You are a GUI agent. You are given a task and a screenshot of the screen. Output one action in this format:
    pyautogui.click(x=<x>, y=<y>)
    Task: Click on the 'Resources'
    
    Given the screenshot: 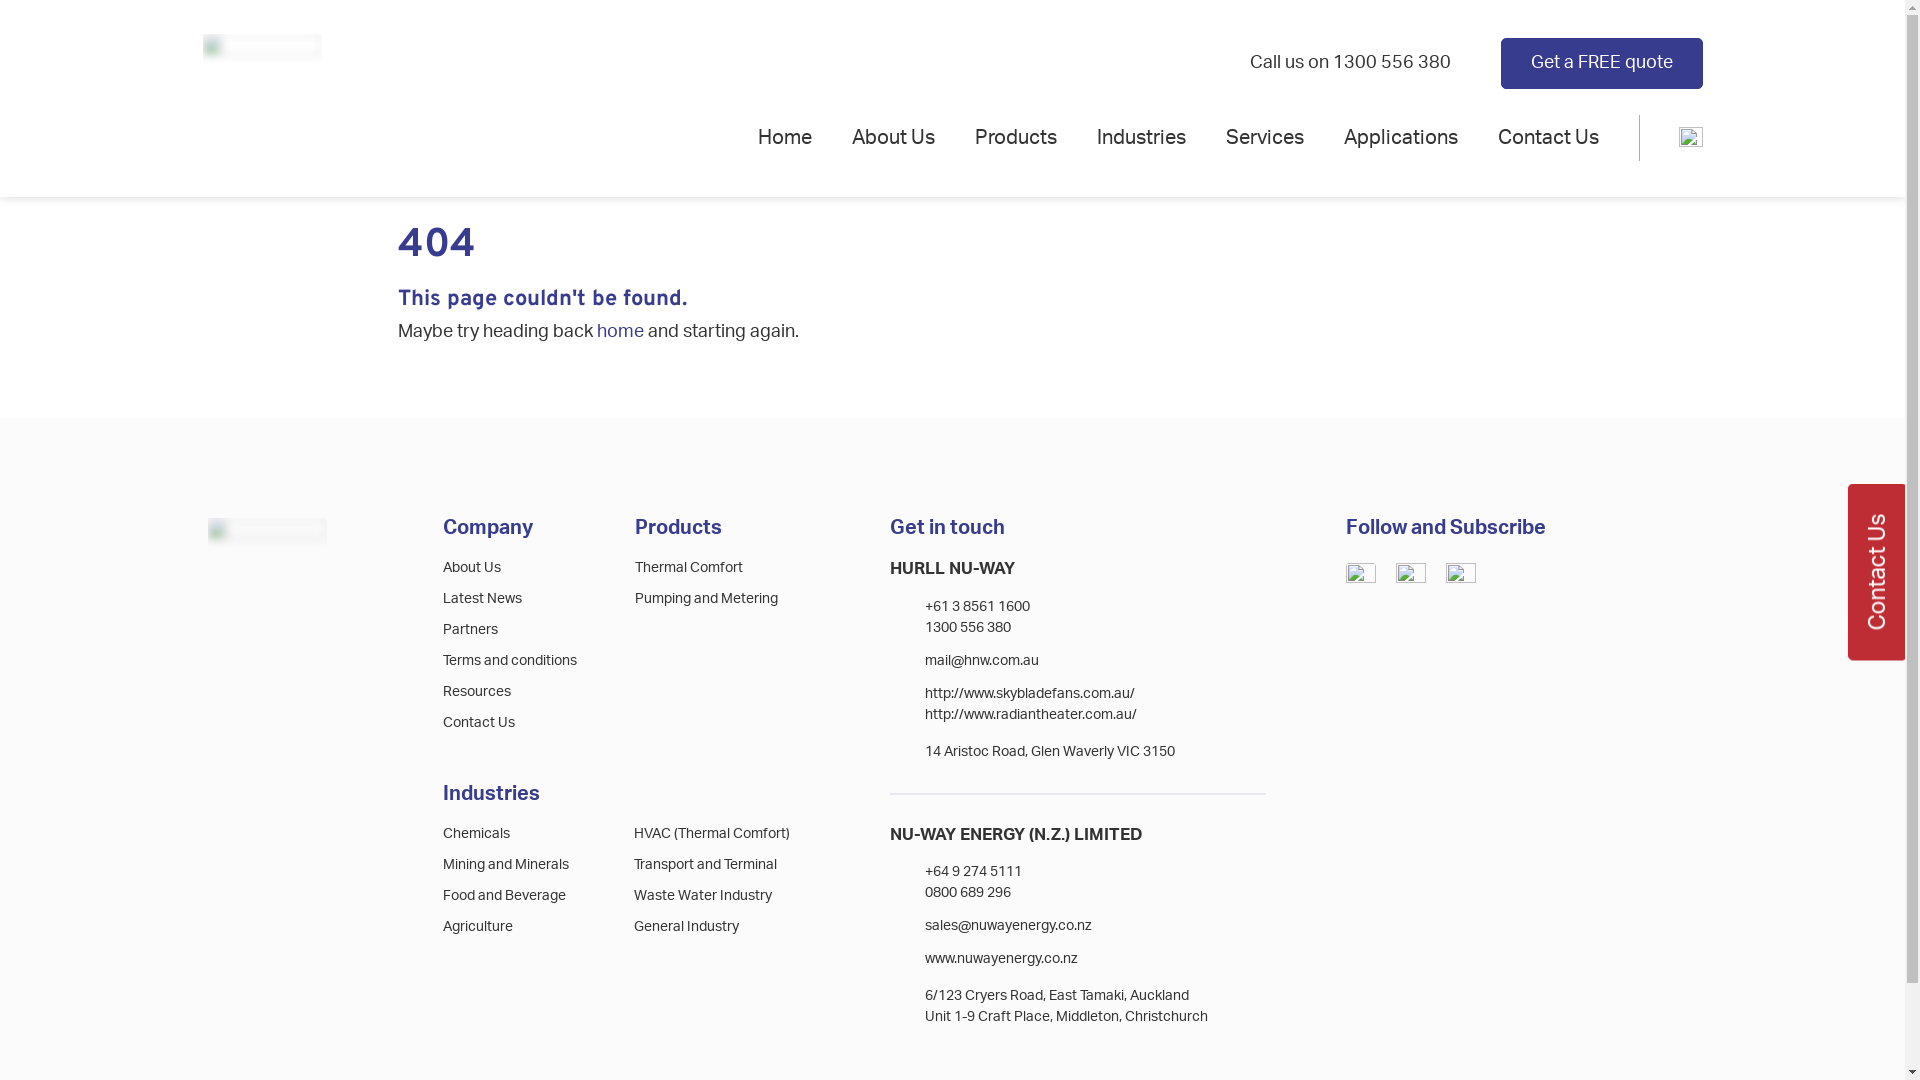 What is the action you would take?
    pyautogui.click(x=441, y=690)
    